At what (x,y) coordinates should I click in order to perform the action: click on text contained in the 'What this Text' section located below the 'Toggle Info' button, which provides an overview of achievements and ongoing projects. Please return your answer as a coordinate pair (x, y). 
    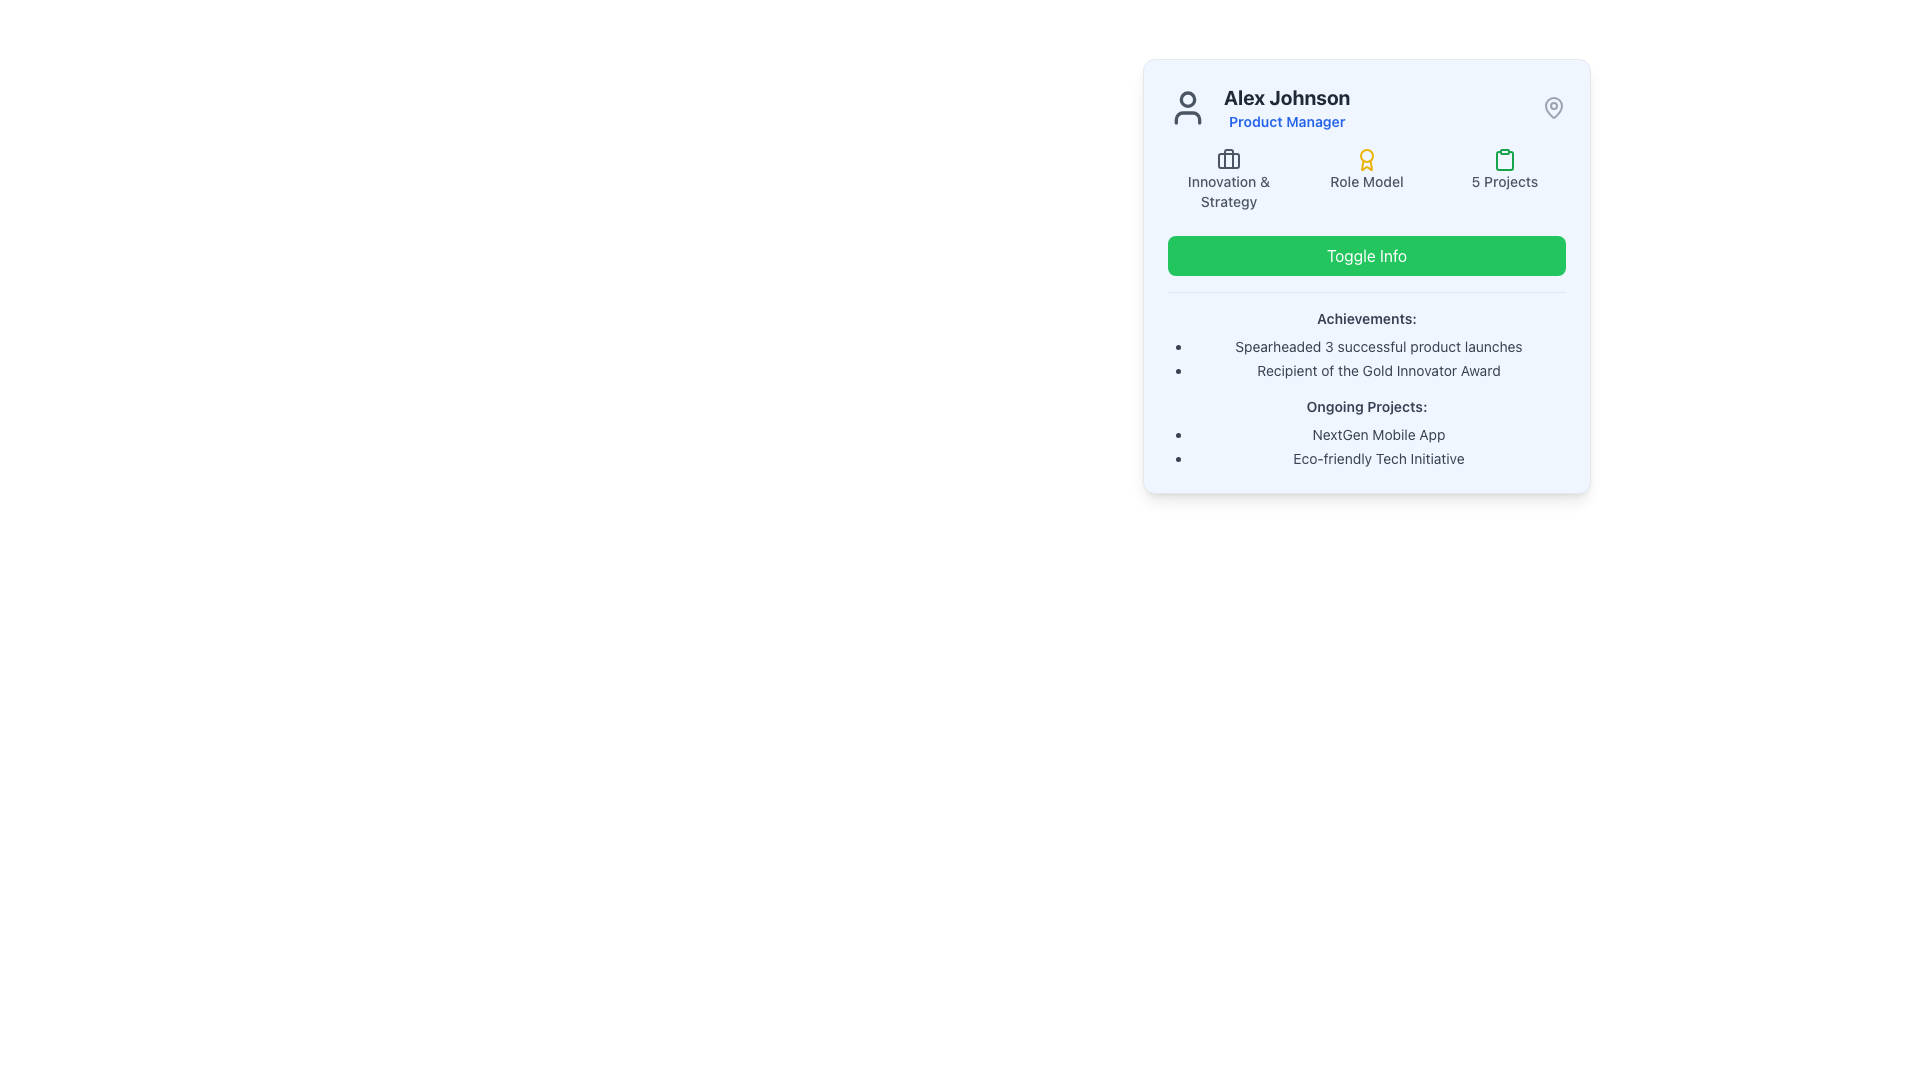
    Looking at the image, I should click on (1366, 380).